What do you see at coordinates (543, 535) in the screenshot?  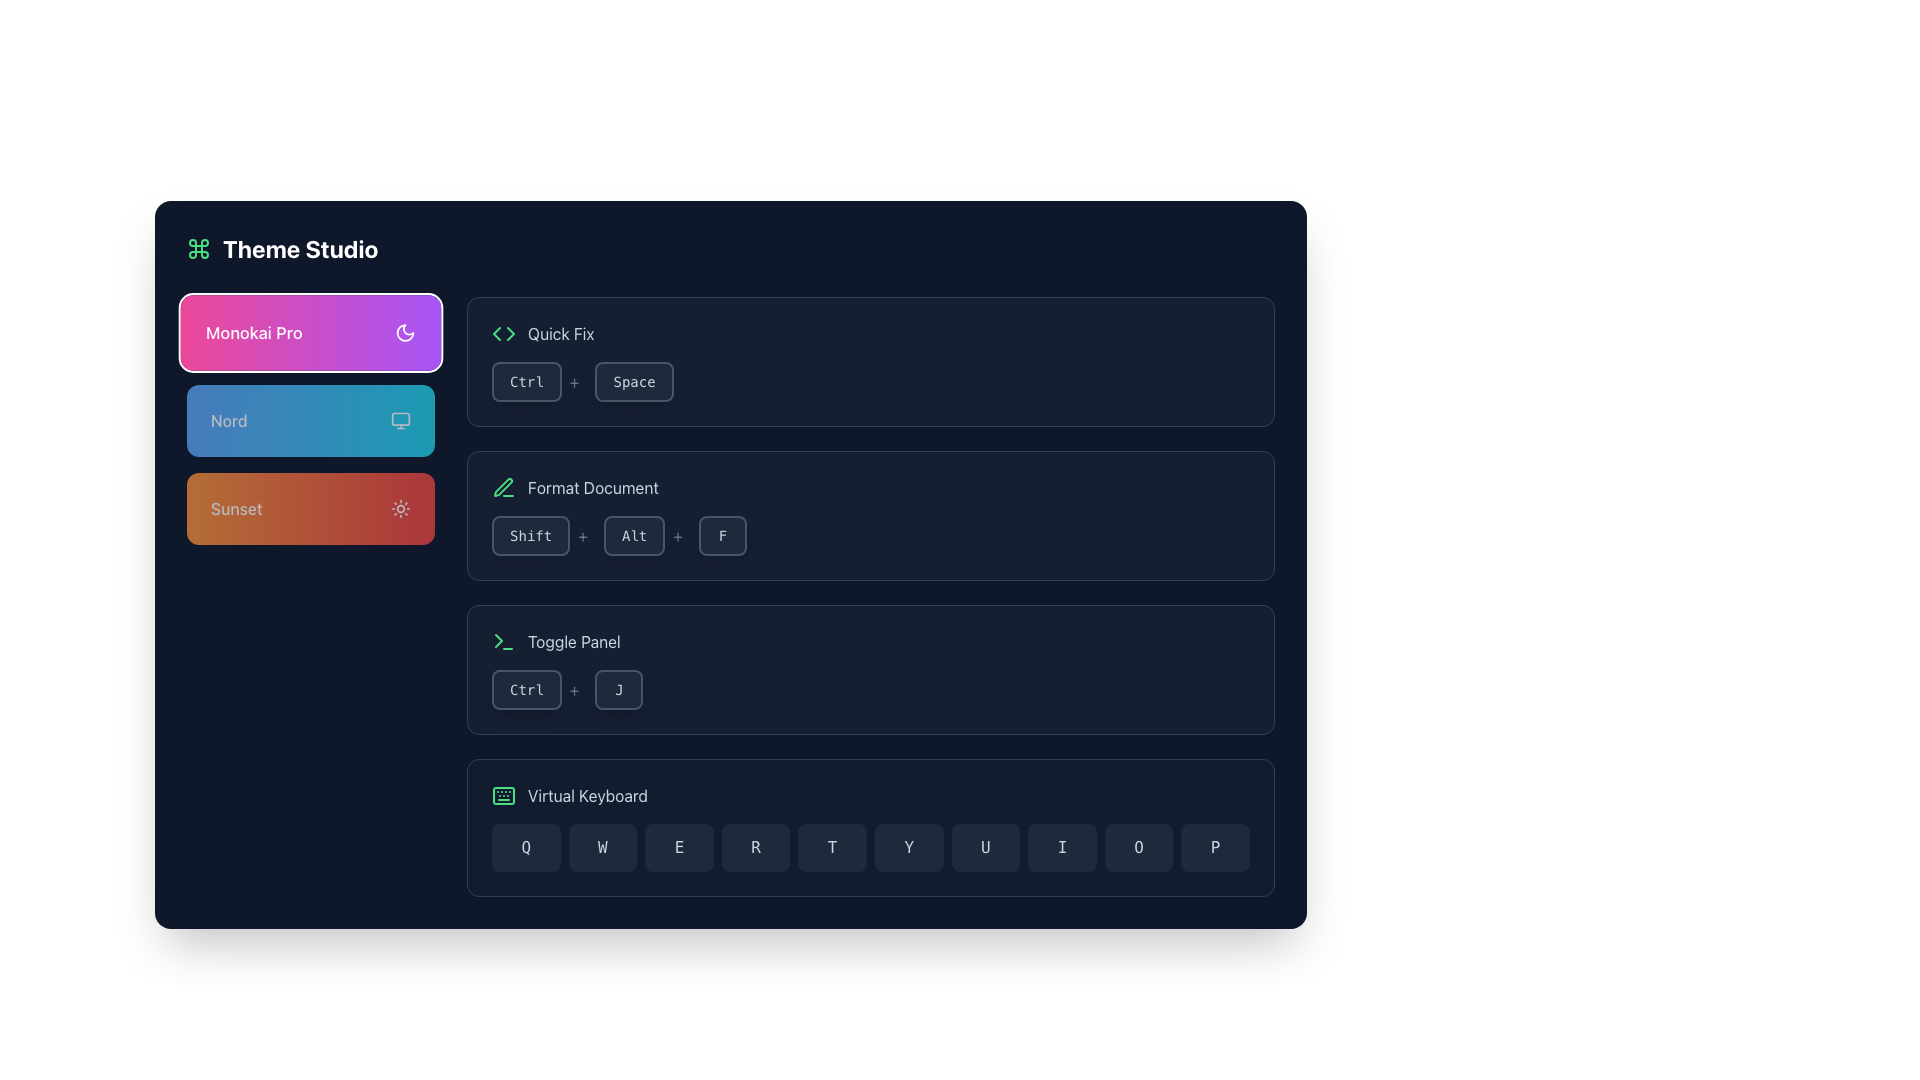 I see `the 'Shift' button` at bounding box center [543, 535].